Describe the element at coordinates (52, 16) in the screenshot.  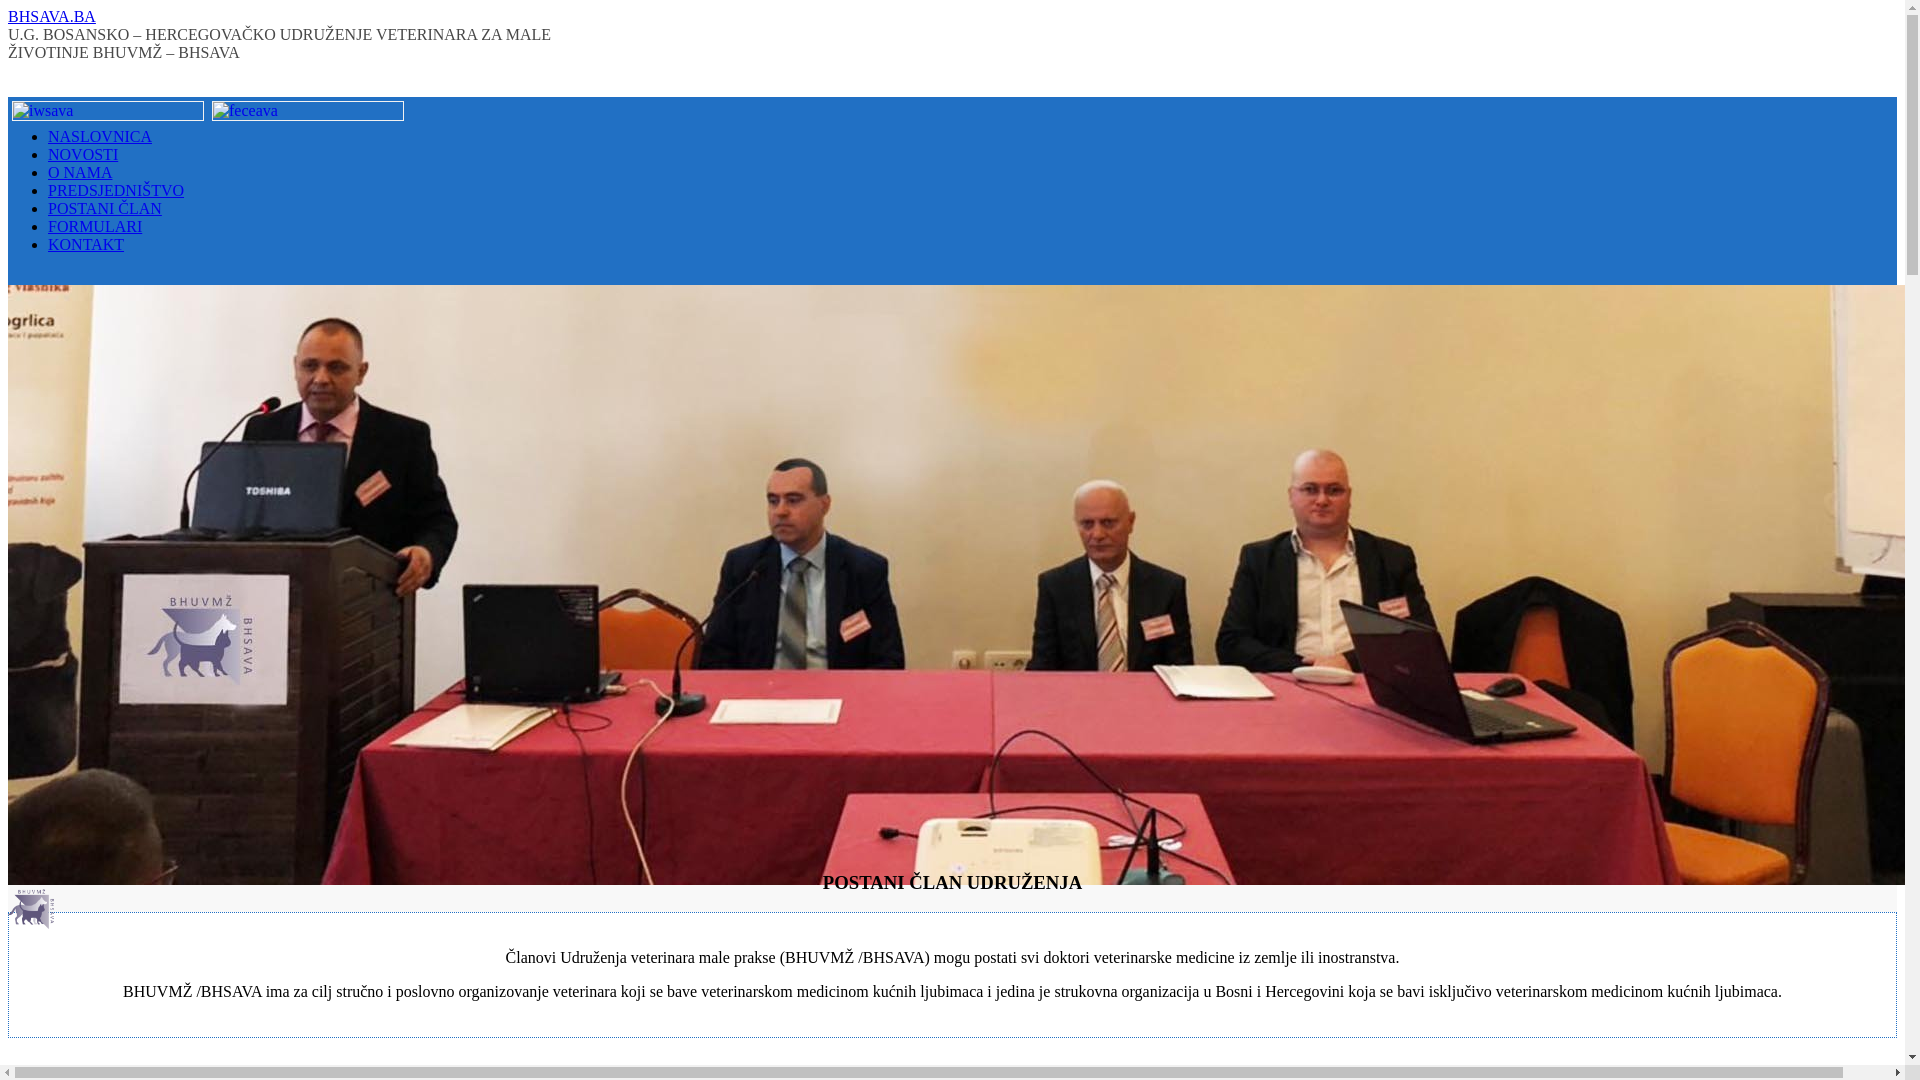
I see `'BHSAVA.BA'` at that location.